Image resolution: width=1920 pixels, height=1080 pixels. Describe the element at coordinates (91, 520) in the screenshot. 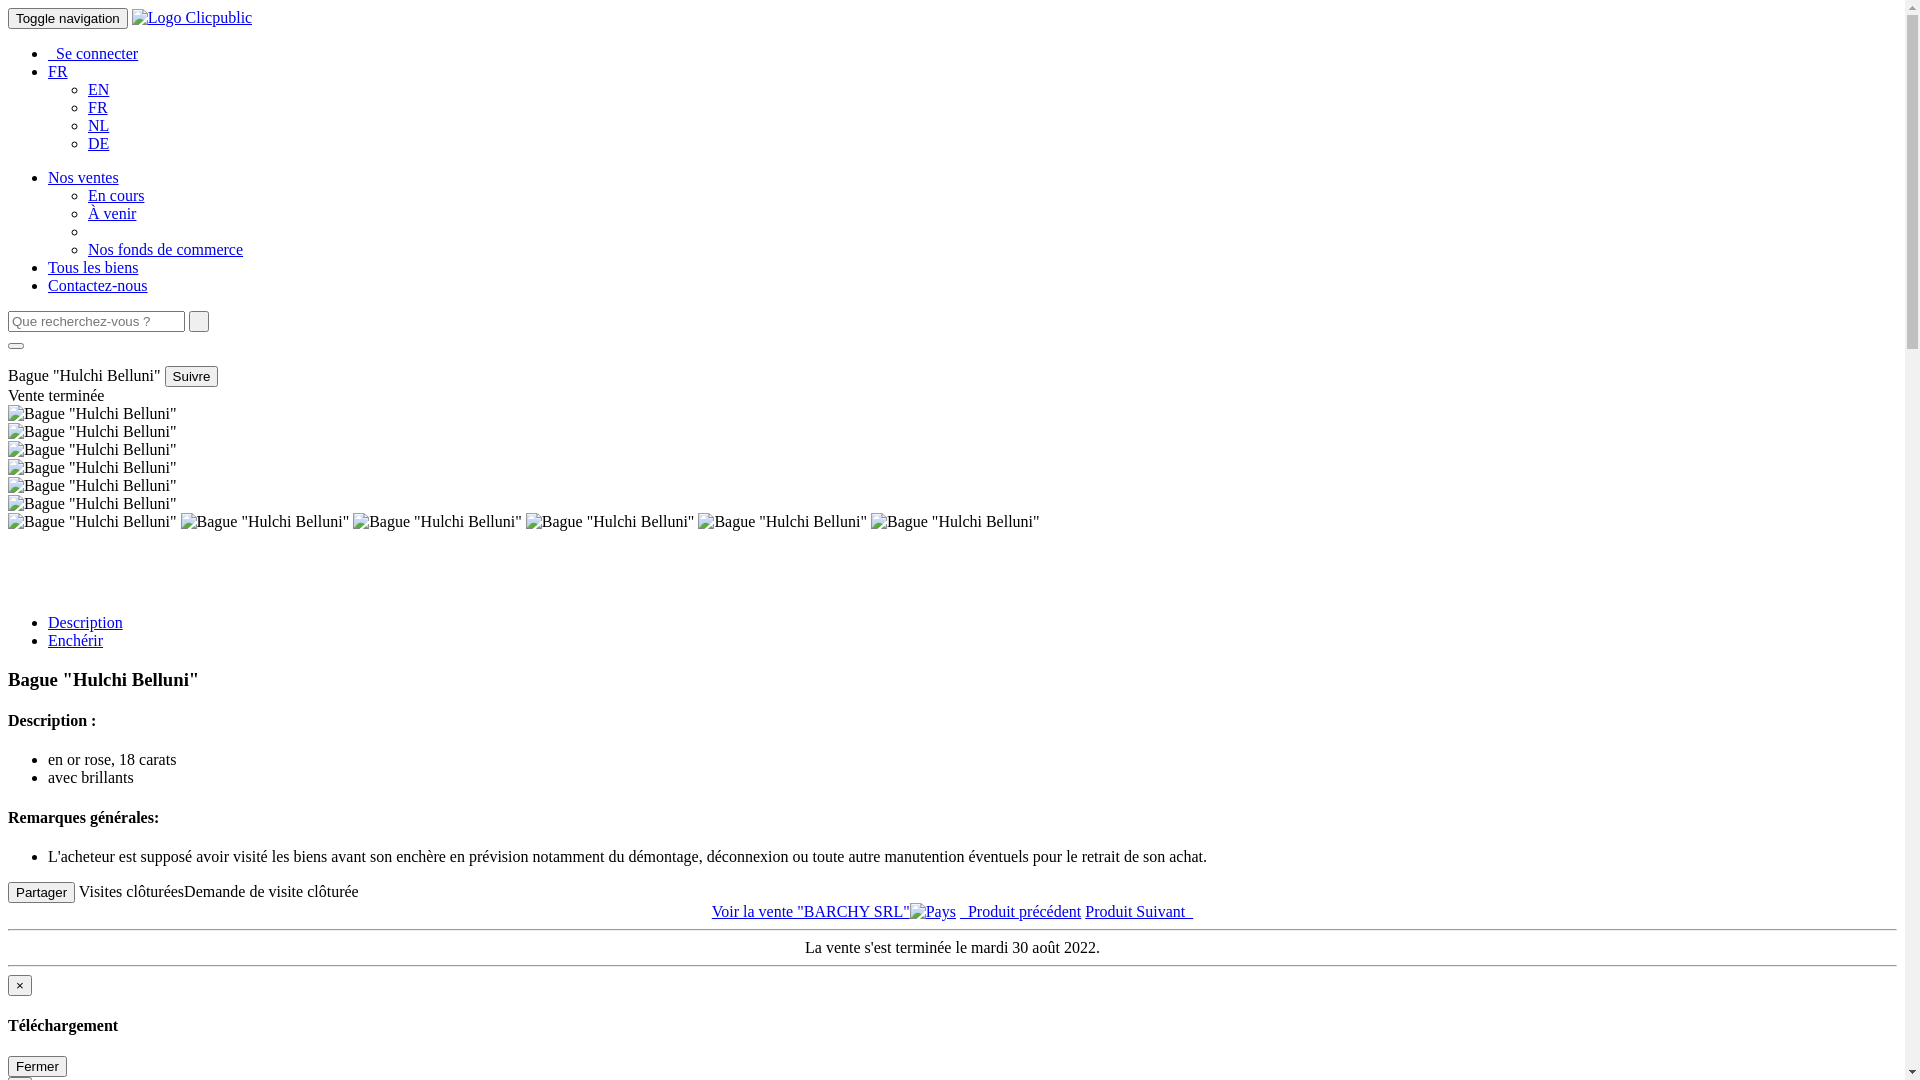

I see `'Bague "Hulchi Belluni"'` at that location.